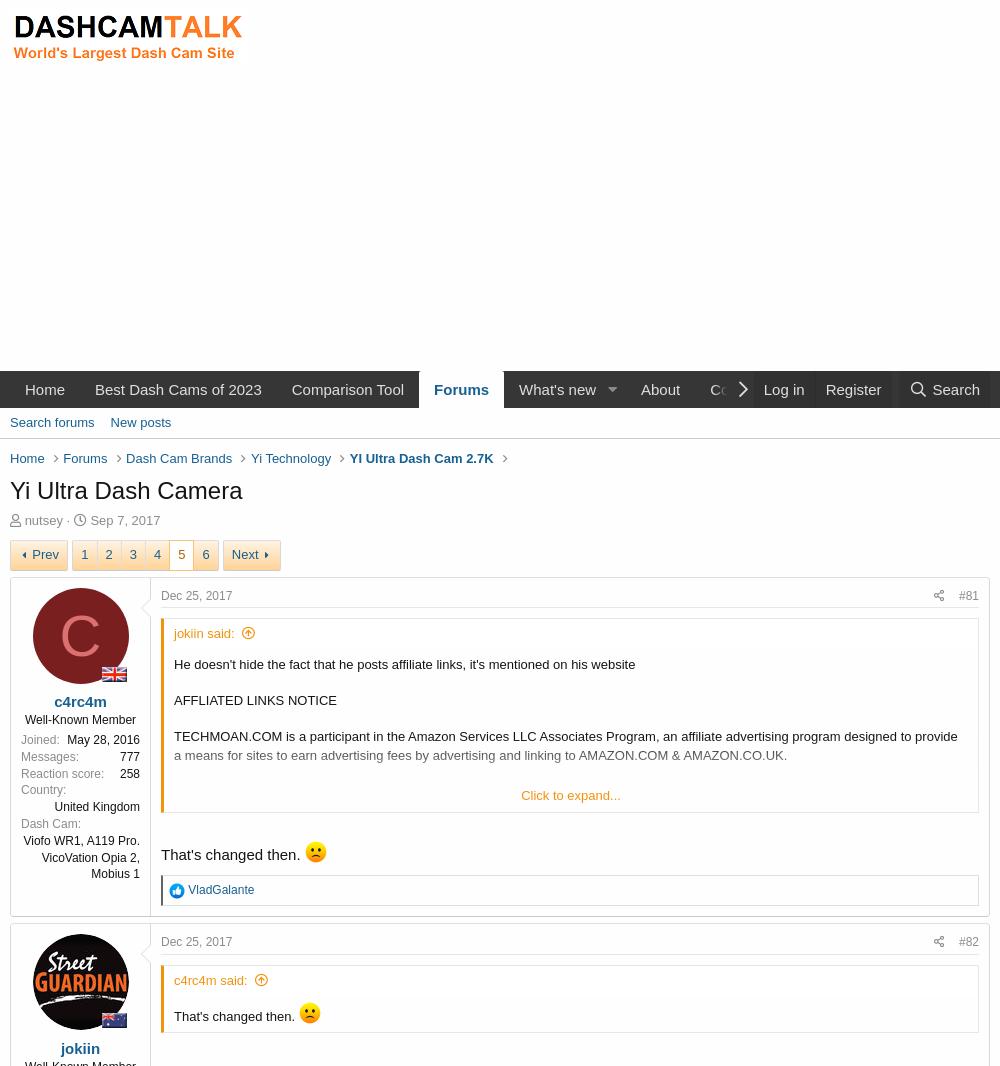 This screenshot has height=1066, width=1000. What do you see at coordinates (348, 458) in the screenshot?
I see `'YI Ultra Dash Cam 2.7K'` at bounding box center [348, 458].